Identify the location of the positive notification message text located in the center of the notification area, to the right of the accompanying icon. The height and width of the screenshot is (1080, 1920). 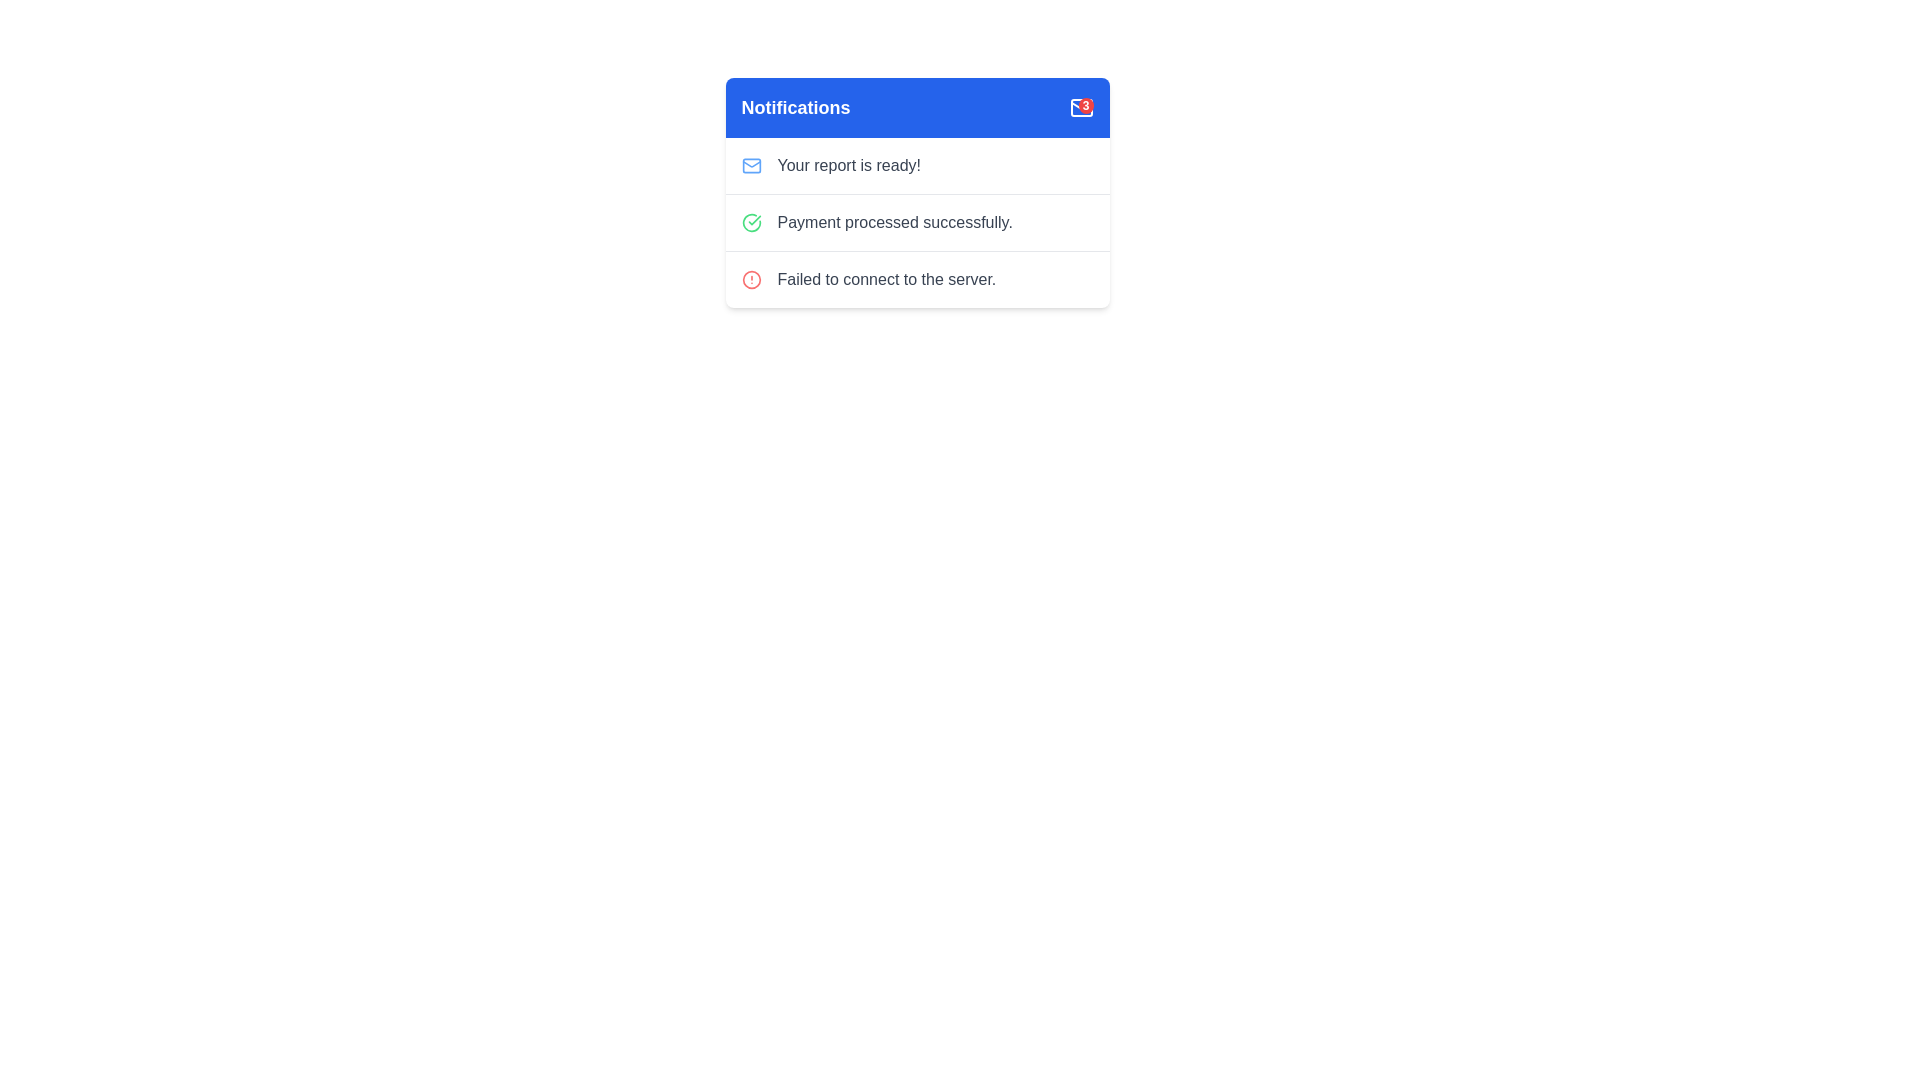
(894, 223).